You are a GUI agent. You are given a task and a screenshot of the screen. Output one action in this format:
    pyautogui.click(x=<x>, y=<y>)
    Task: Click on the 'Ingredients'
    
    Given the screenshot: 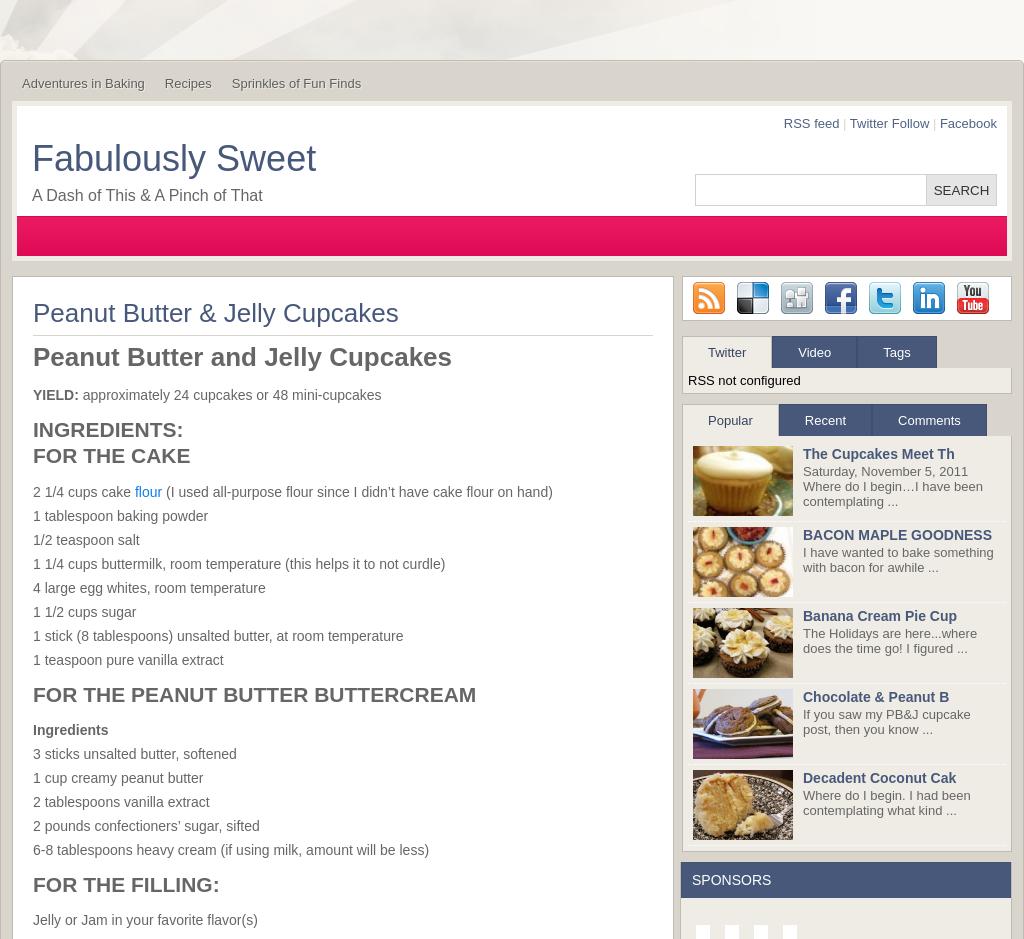 What is the action you would take?
    pyautogui.click(x=69, y=729)
    